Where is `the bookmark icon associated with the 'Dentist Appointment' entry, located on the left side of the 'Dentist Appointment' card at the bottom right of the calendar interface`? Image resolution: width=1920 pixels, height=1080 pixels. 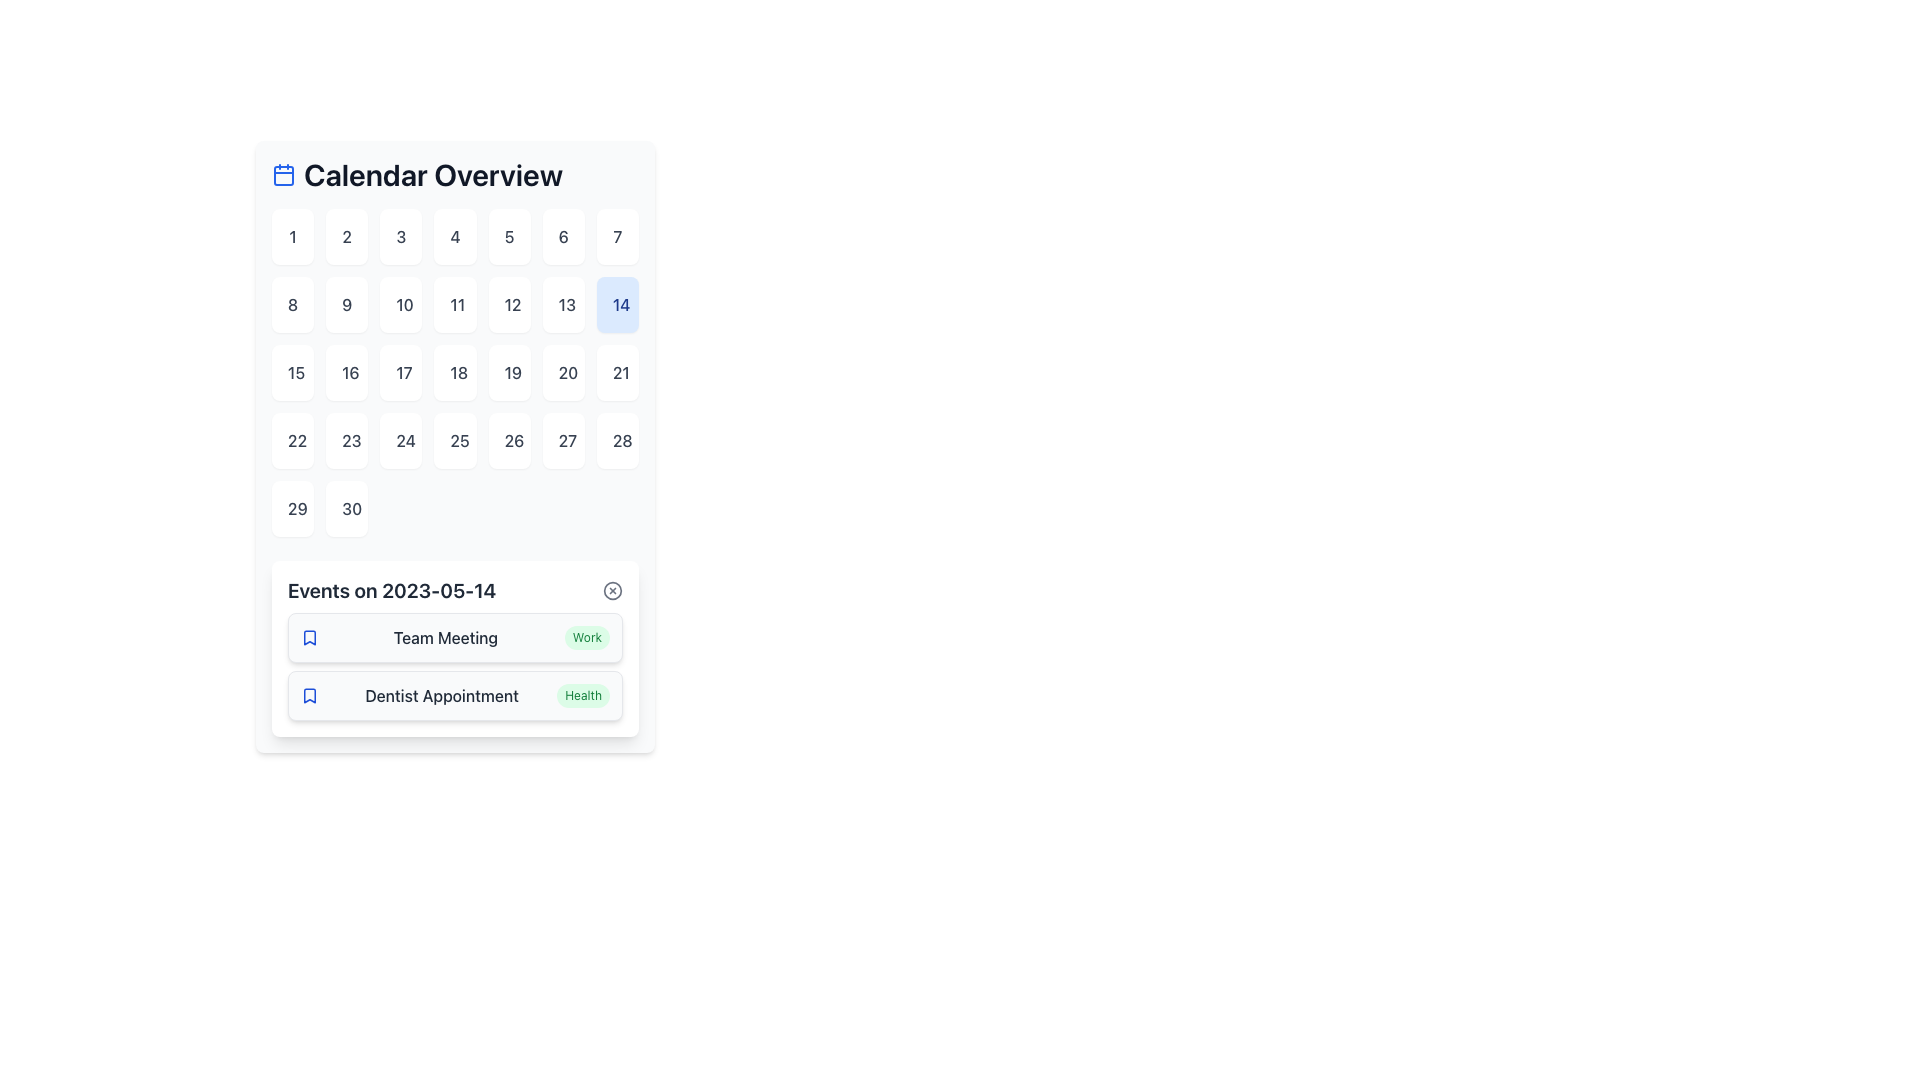
the bookmark icon associated with the 'Dentist Appointment' entry, located on the left side of the 'Dentist Appointment' card at the bottom right of the calendar interface is located at coordinates (309, 694).